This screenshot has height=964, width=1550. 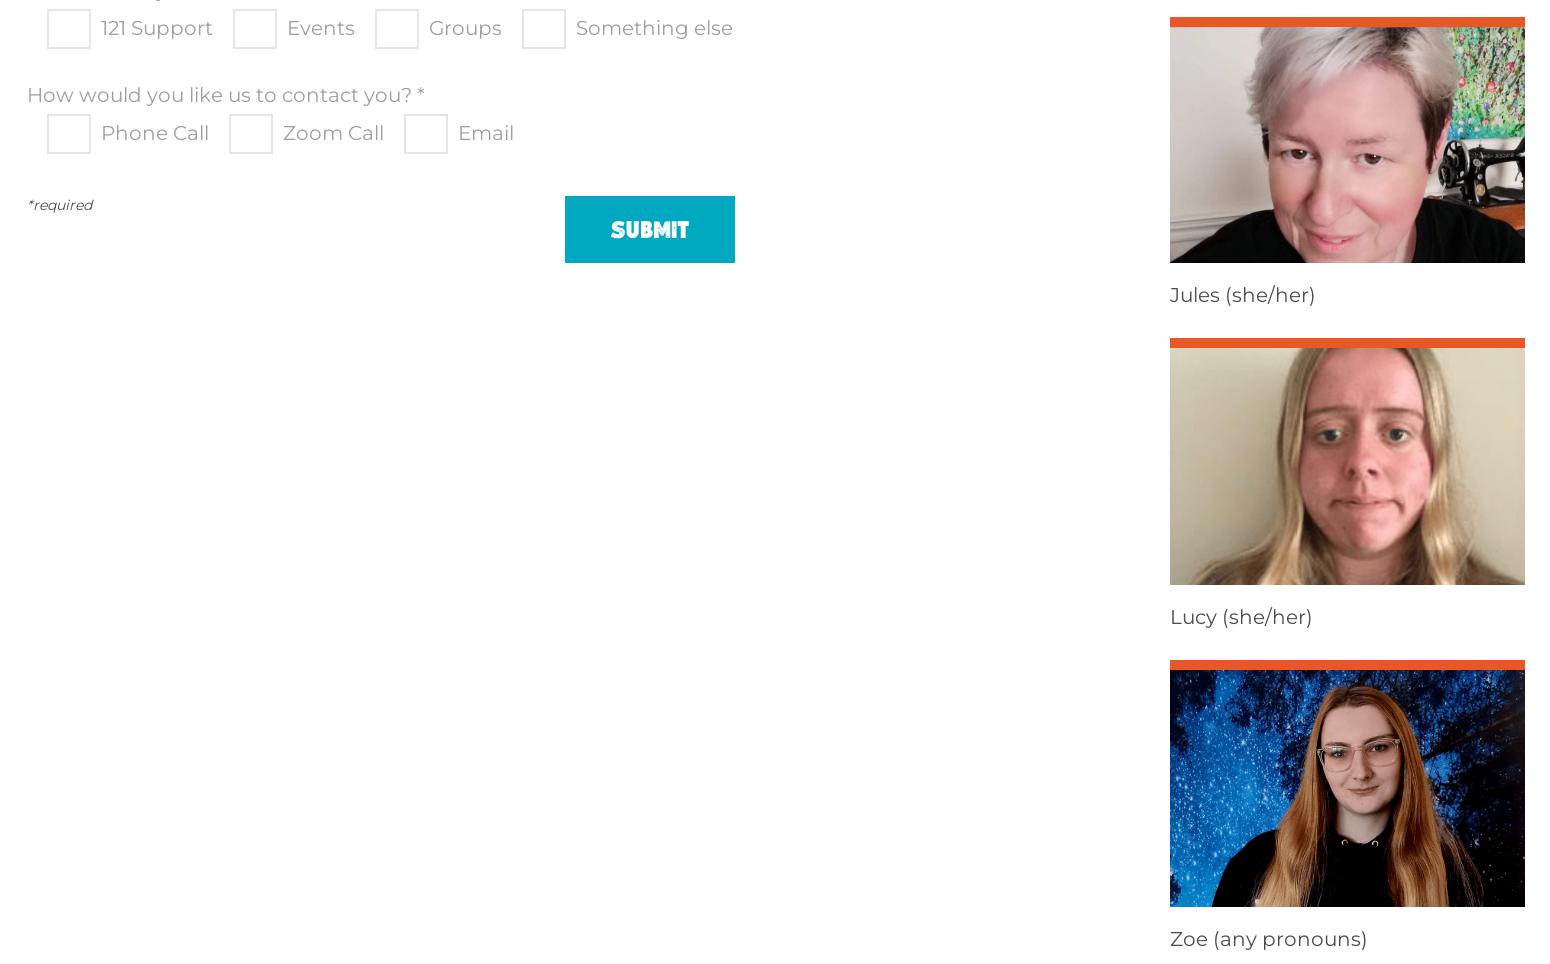 What do you see at coordinates (320, 26) in the screenshot?
I see `'Events'` at bounding box center [320, 26].